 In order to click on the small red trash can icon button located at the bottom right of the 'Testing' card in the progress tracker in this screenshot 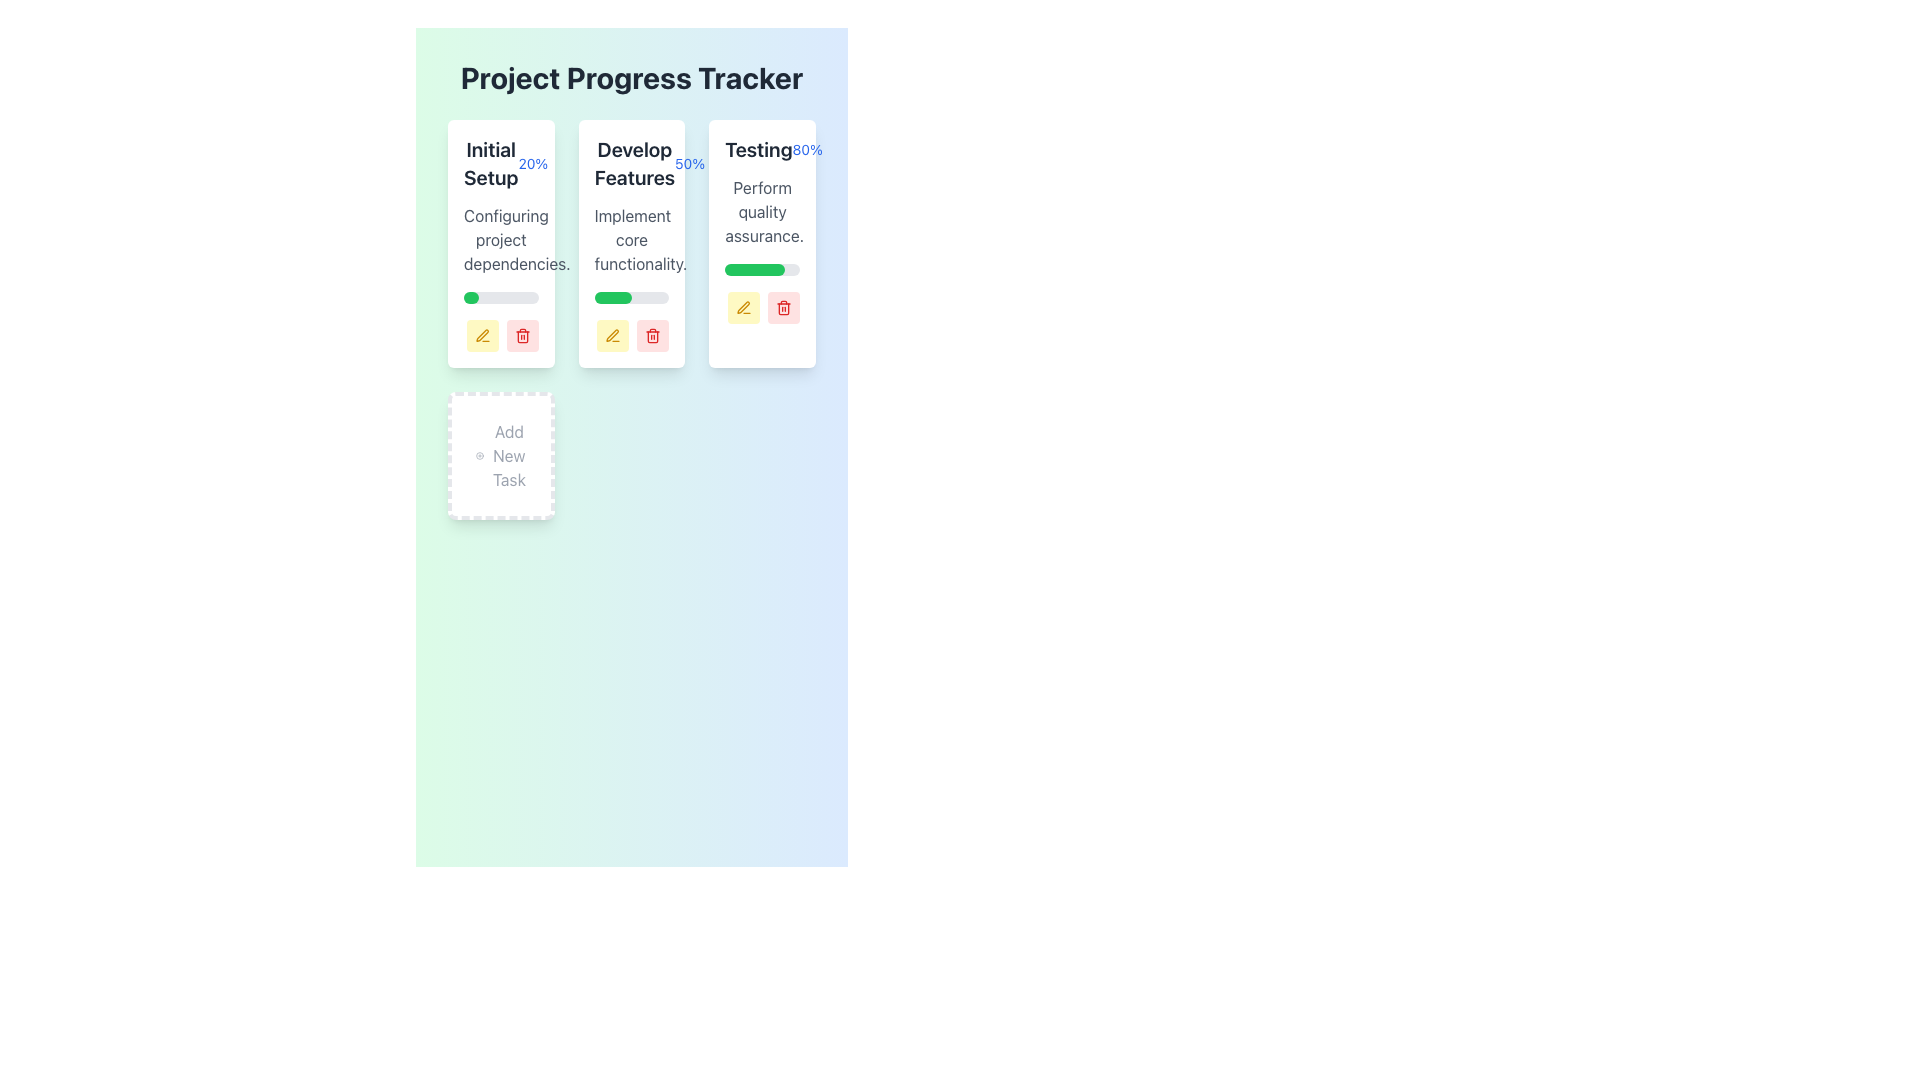, I will do `click(782, 308)`.